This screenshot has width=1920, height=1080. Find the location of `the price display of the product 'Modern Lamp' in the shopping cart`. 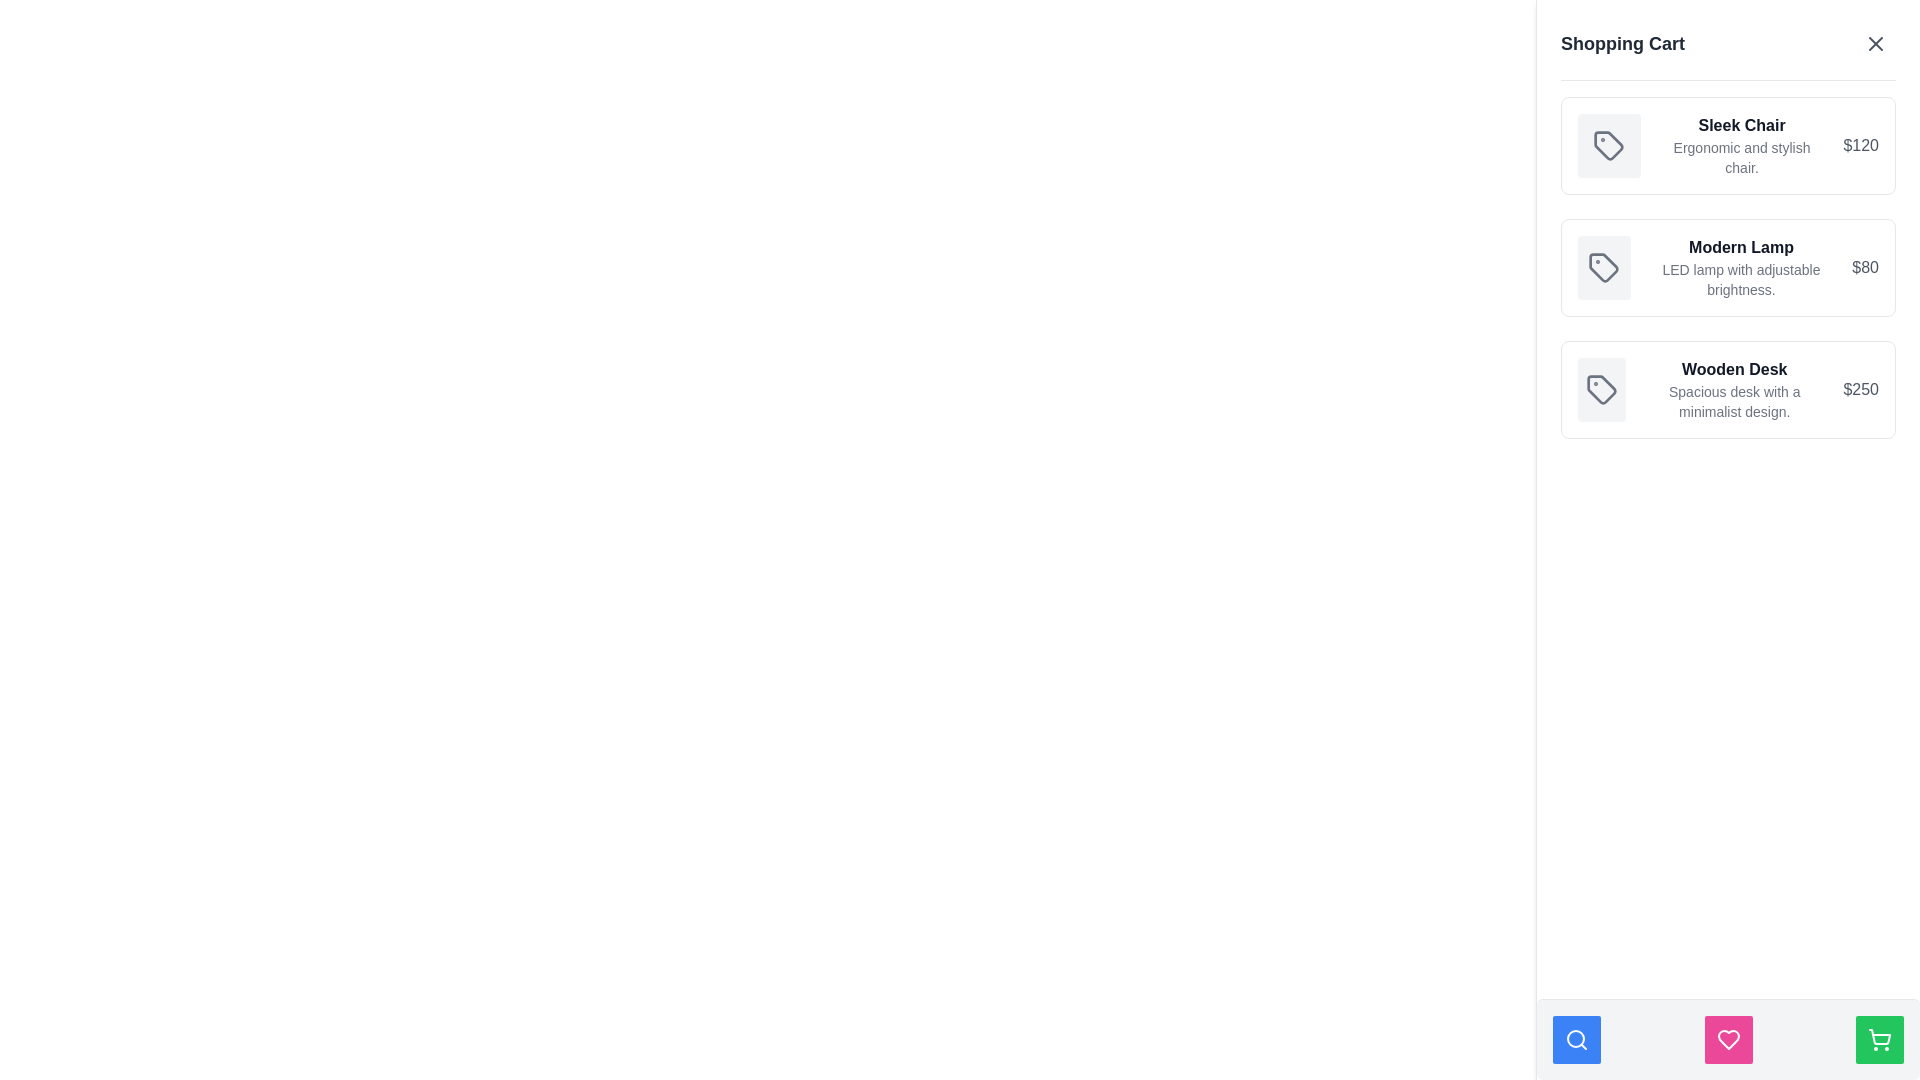

the price display of the product 'Modern Lamp' in the shopping cart is located at coordinates (1864, 266).